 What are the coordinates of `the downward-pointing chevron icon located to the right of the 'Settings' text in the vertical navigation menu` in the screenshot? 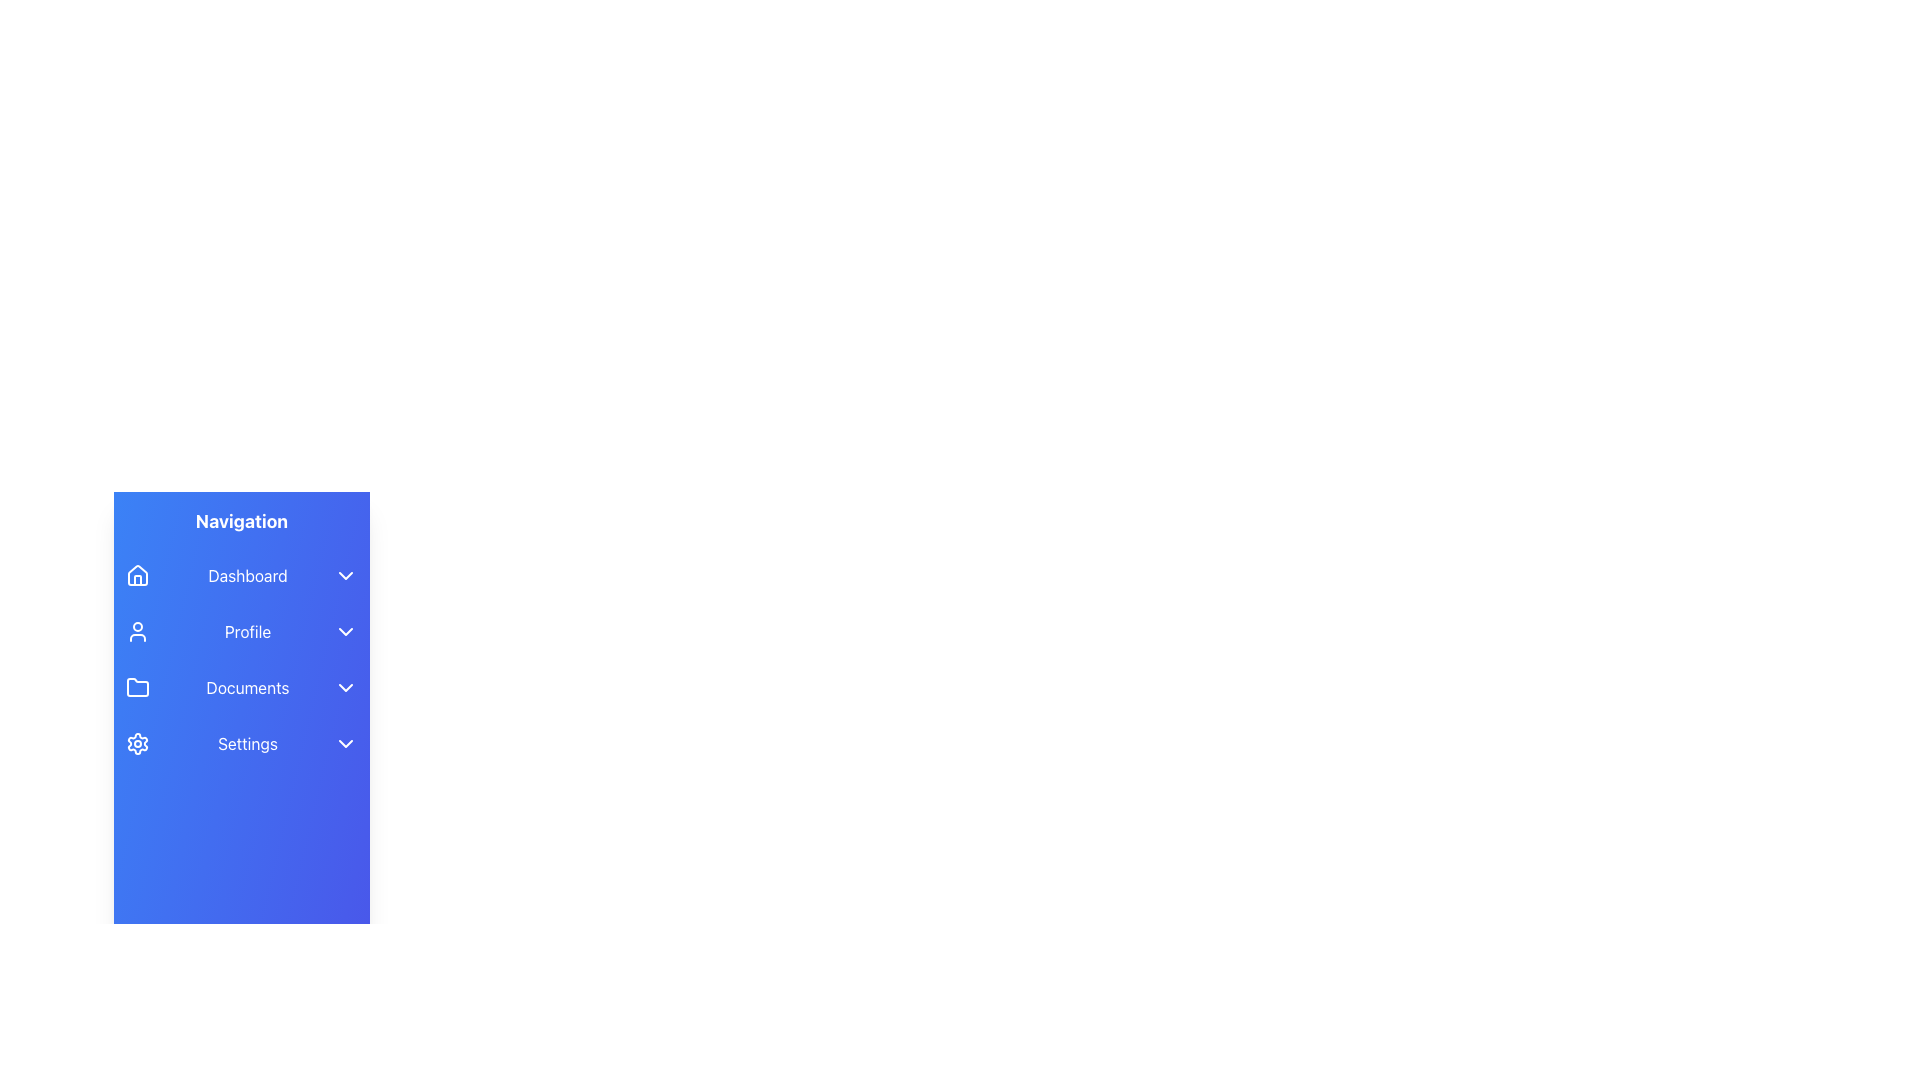 It's located at (345, 744).